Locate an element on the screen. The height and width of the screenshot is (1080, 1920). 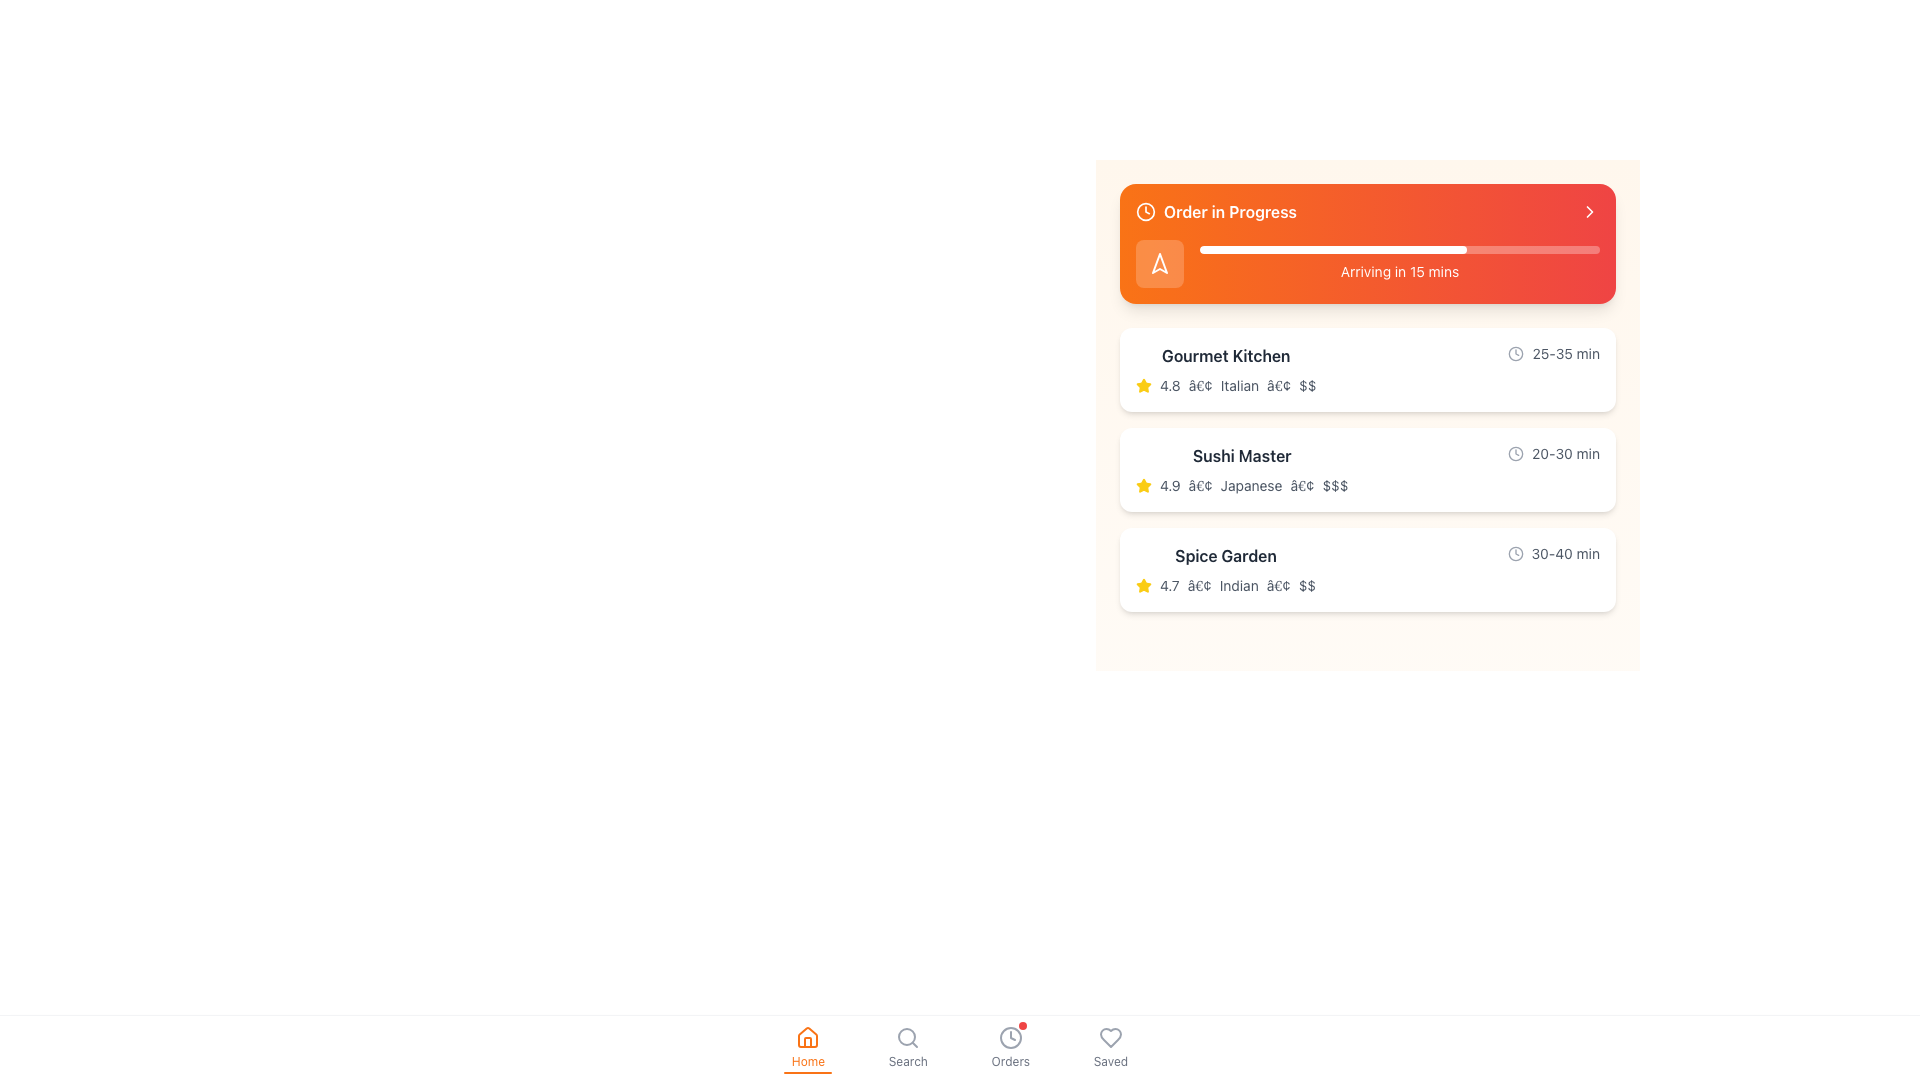
the 'Search' text label in the navigation bar, which is the second option from the left and changes color to orange when hovered over is located at coordinates (907, 1060).